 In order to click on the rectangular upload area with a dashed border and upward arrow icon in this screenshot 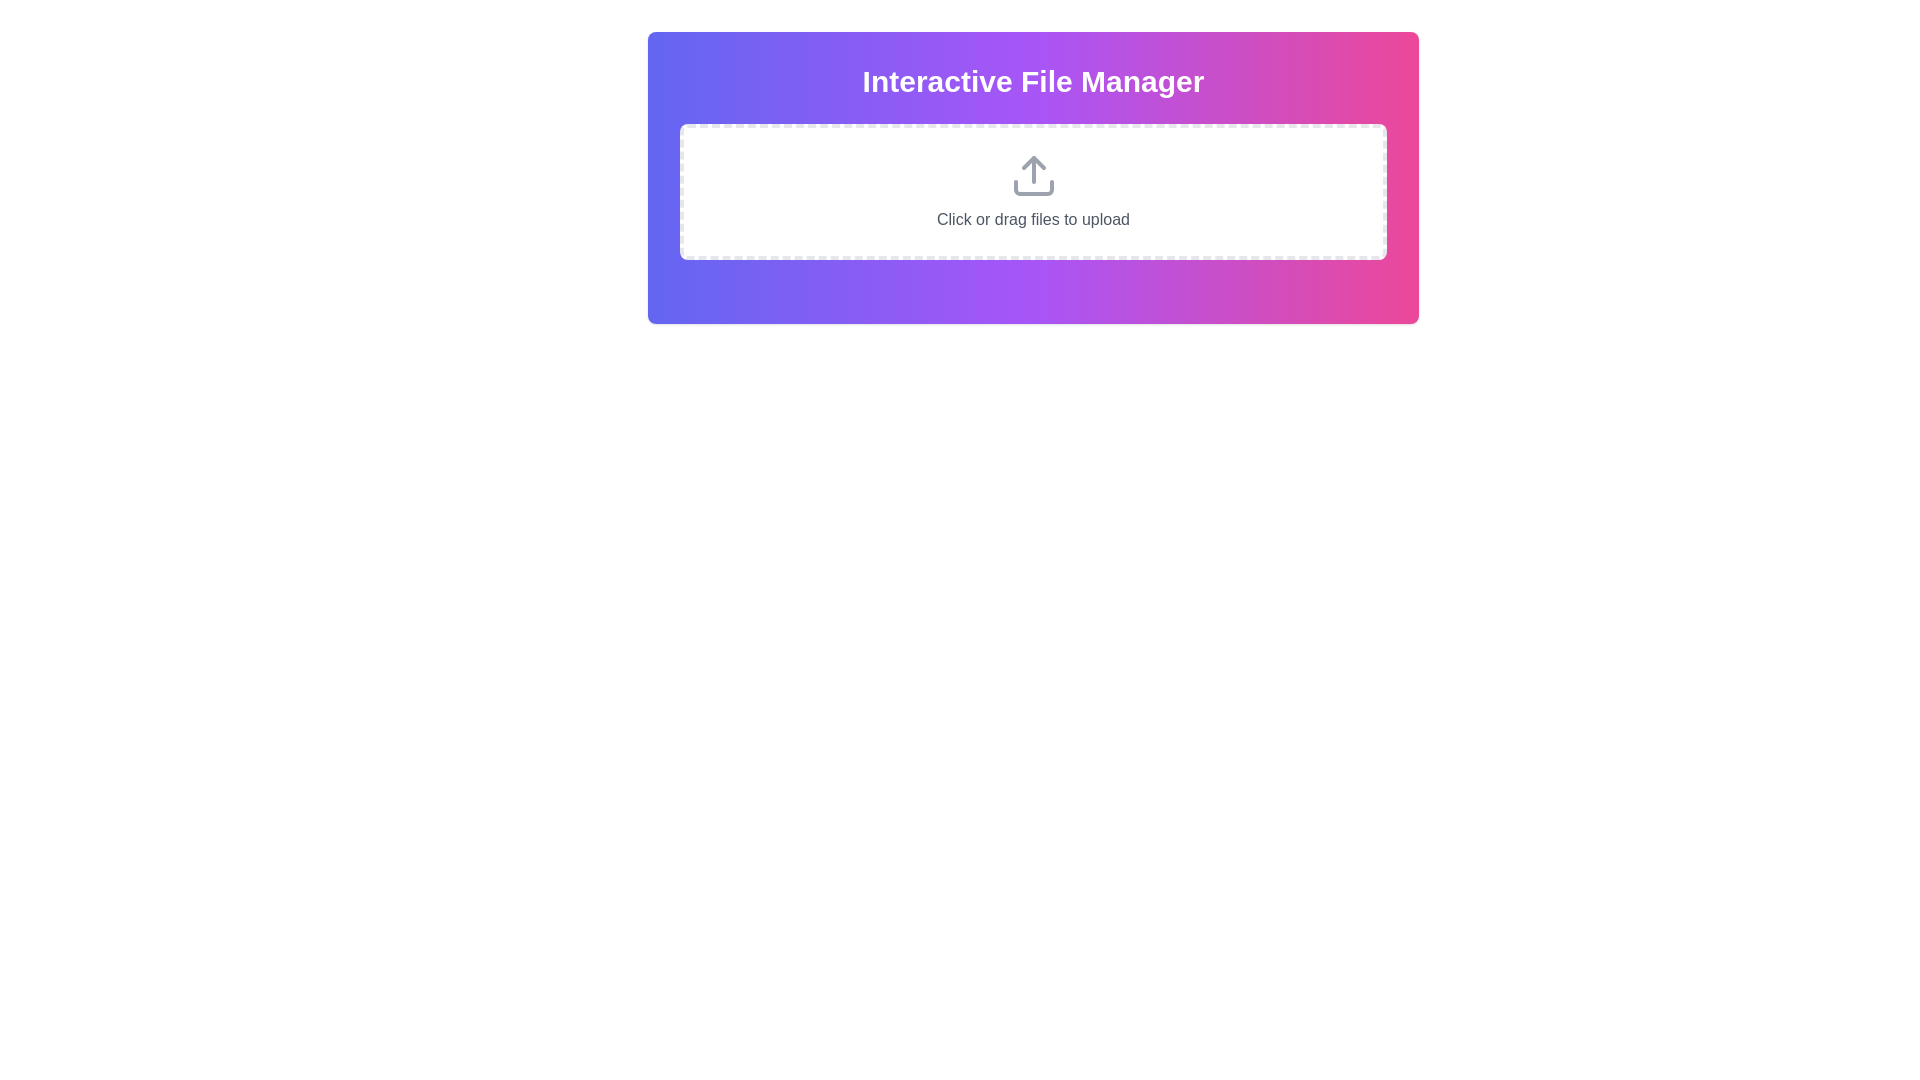, I will do `click(1033, 192)`.